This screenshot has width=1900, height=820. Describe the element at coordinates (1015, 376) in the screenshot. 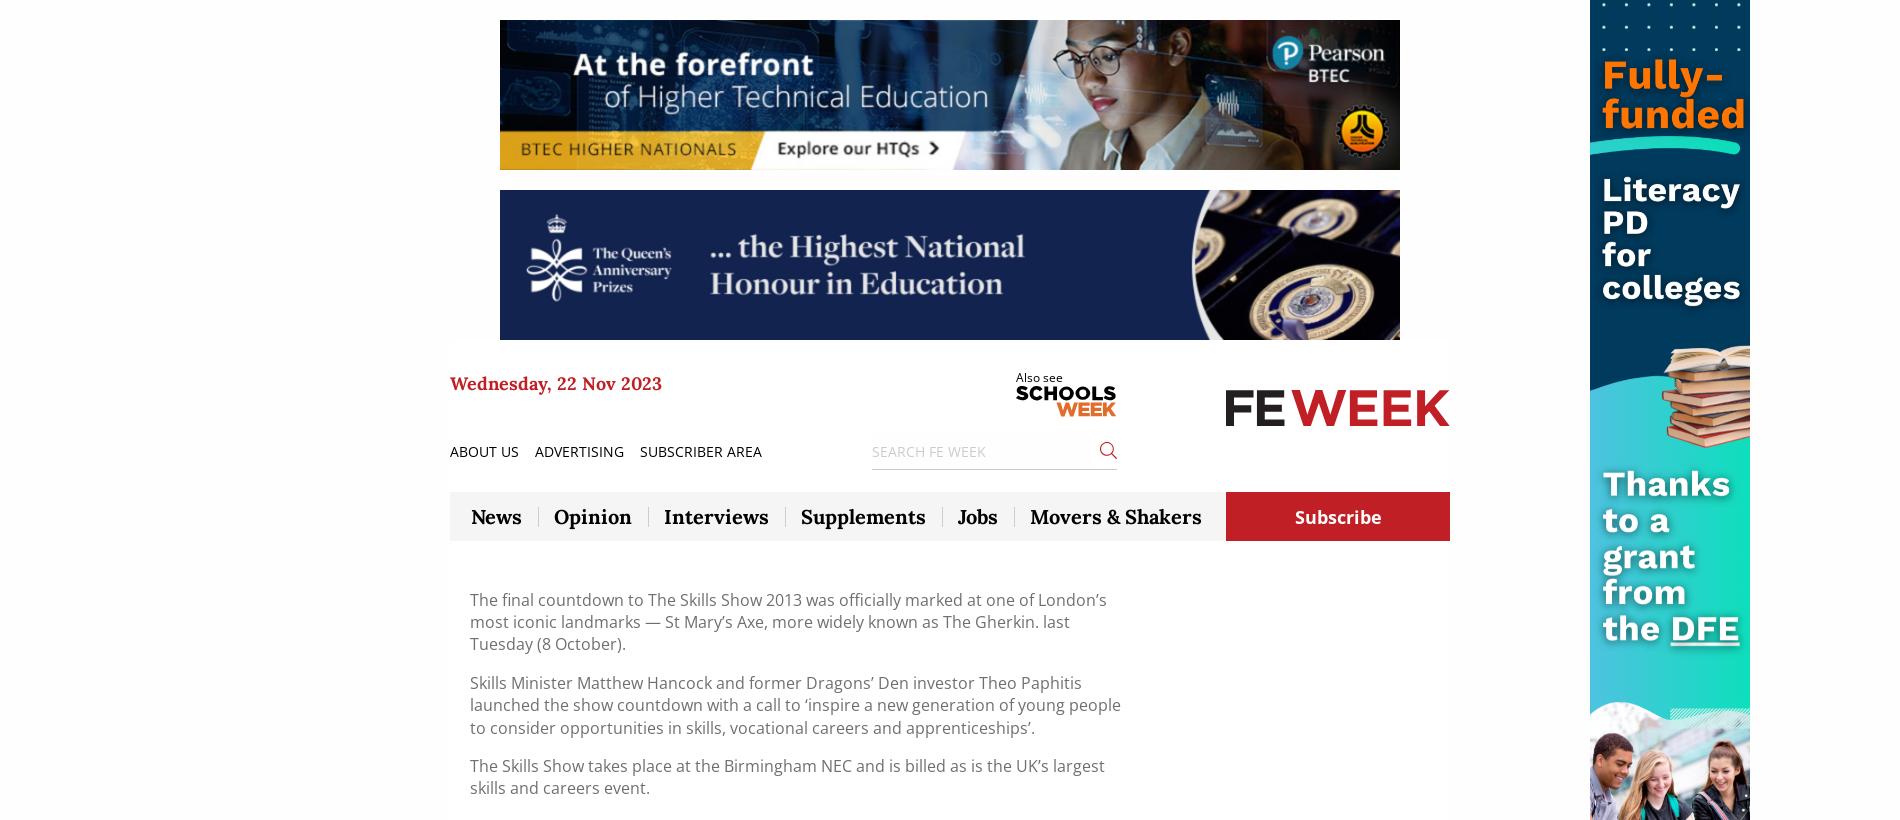

I see `'Also see'` at that location.